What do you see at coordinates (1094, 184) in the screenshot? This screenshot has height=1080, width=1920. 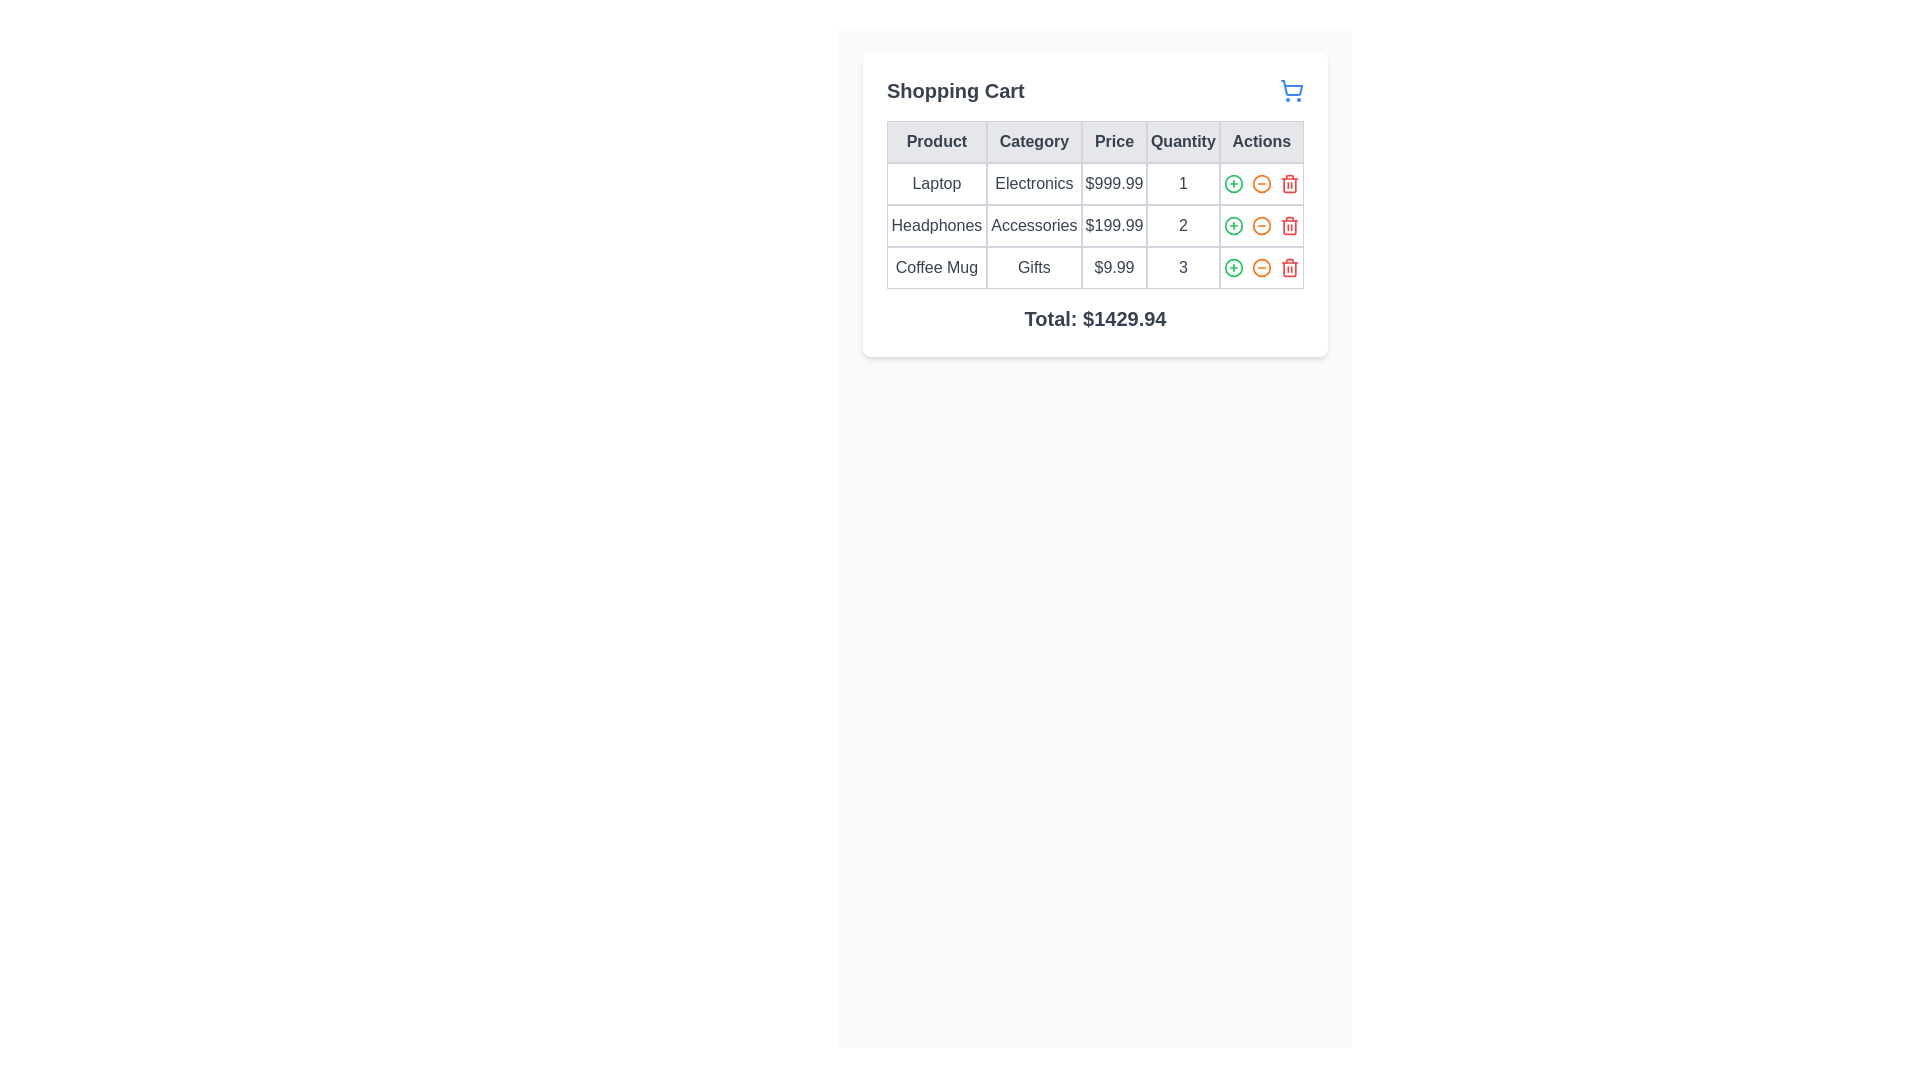 I see `the first row of the 'Shopping Cart' table that presents product details including title, category, price, and quantity` at bounding box center [1094, 184].